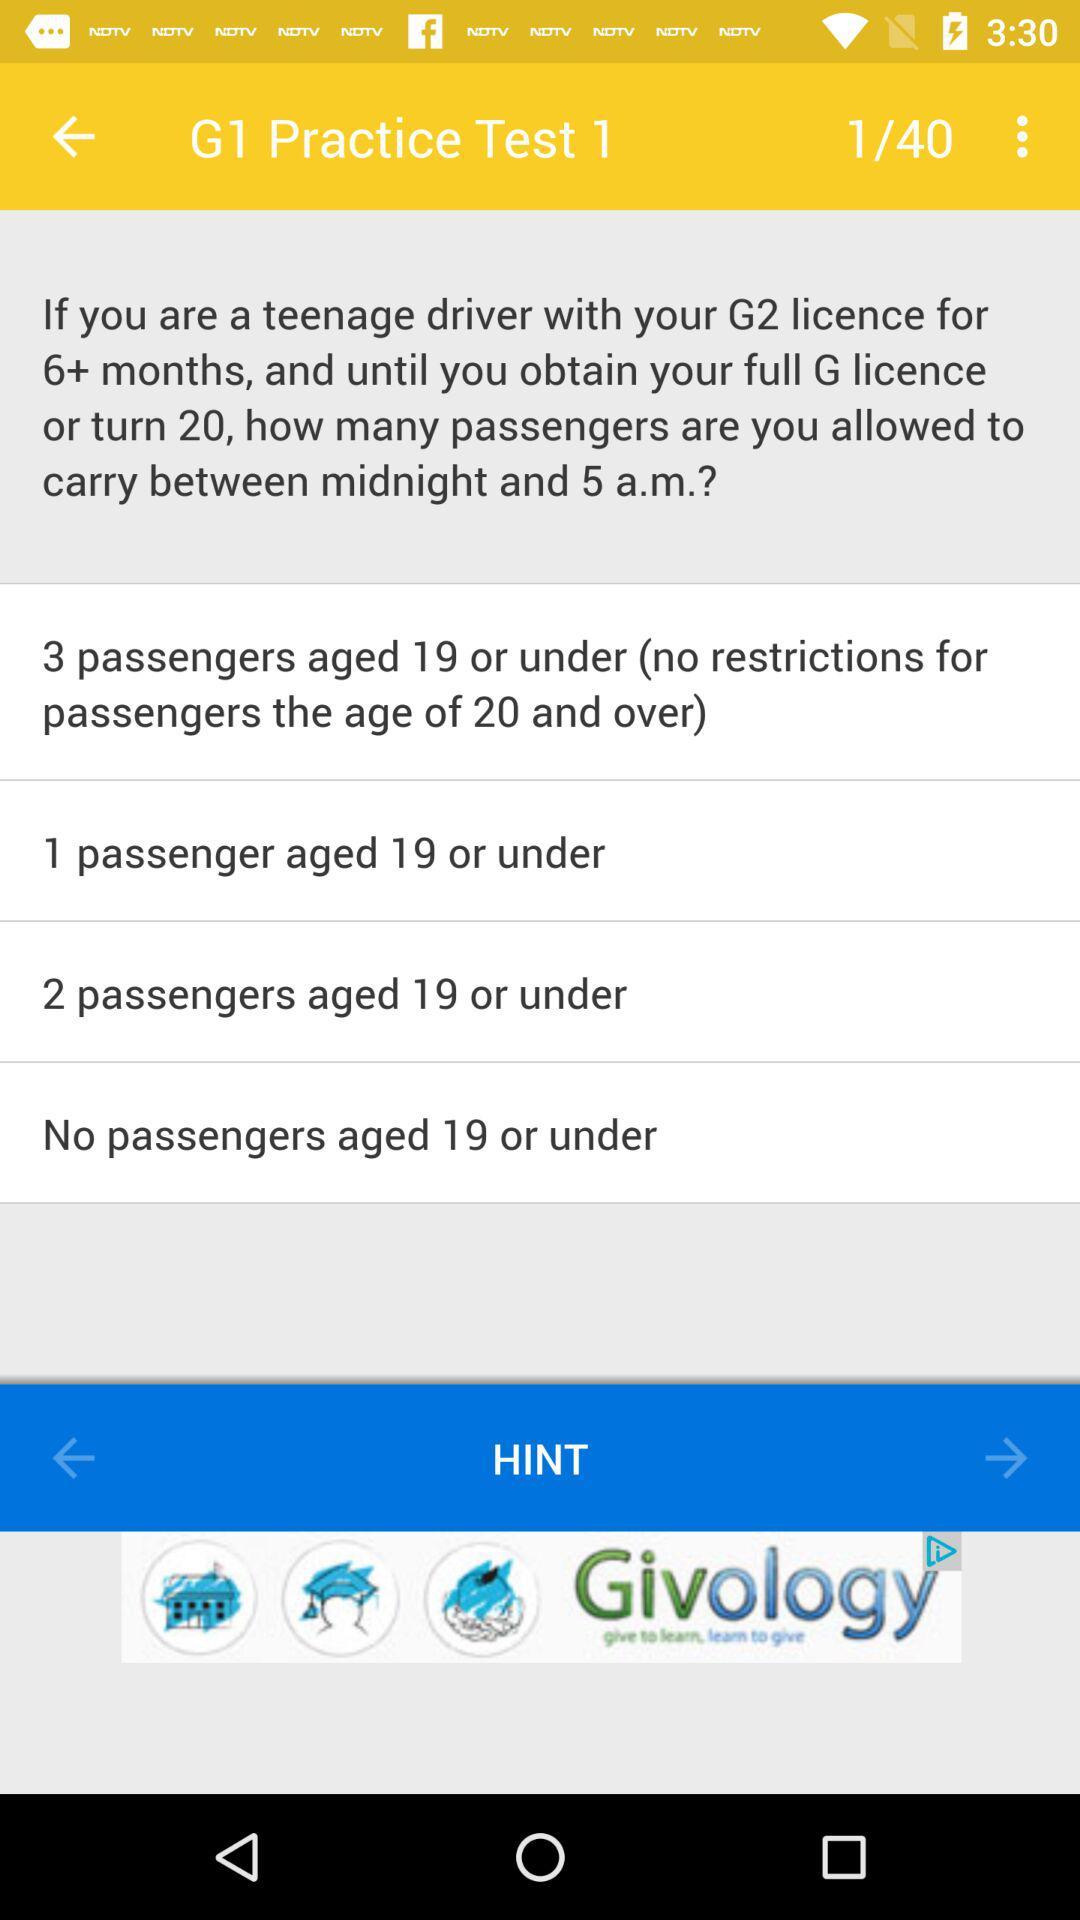 This screenshot has width=1080, height=1920. What do you see at coordinates (1006, 1458) in the screenshot?
I see `next page` at bounding box center [1006, 1458].